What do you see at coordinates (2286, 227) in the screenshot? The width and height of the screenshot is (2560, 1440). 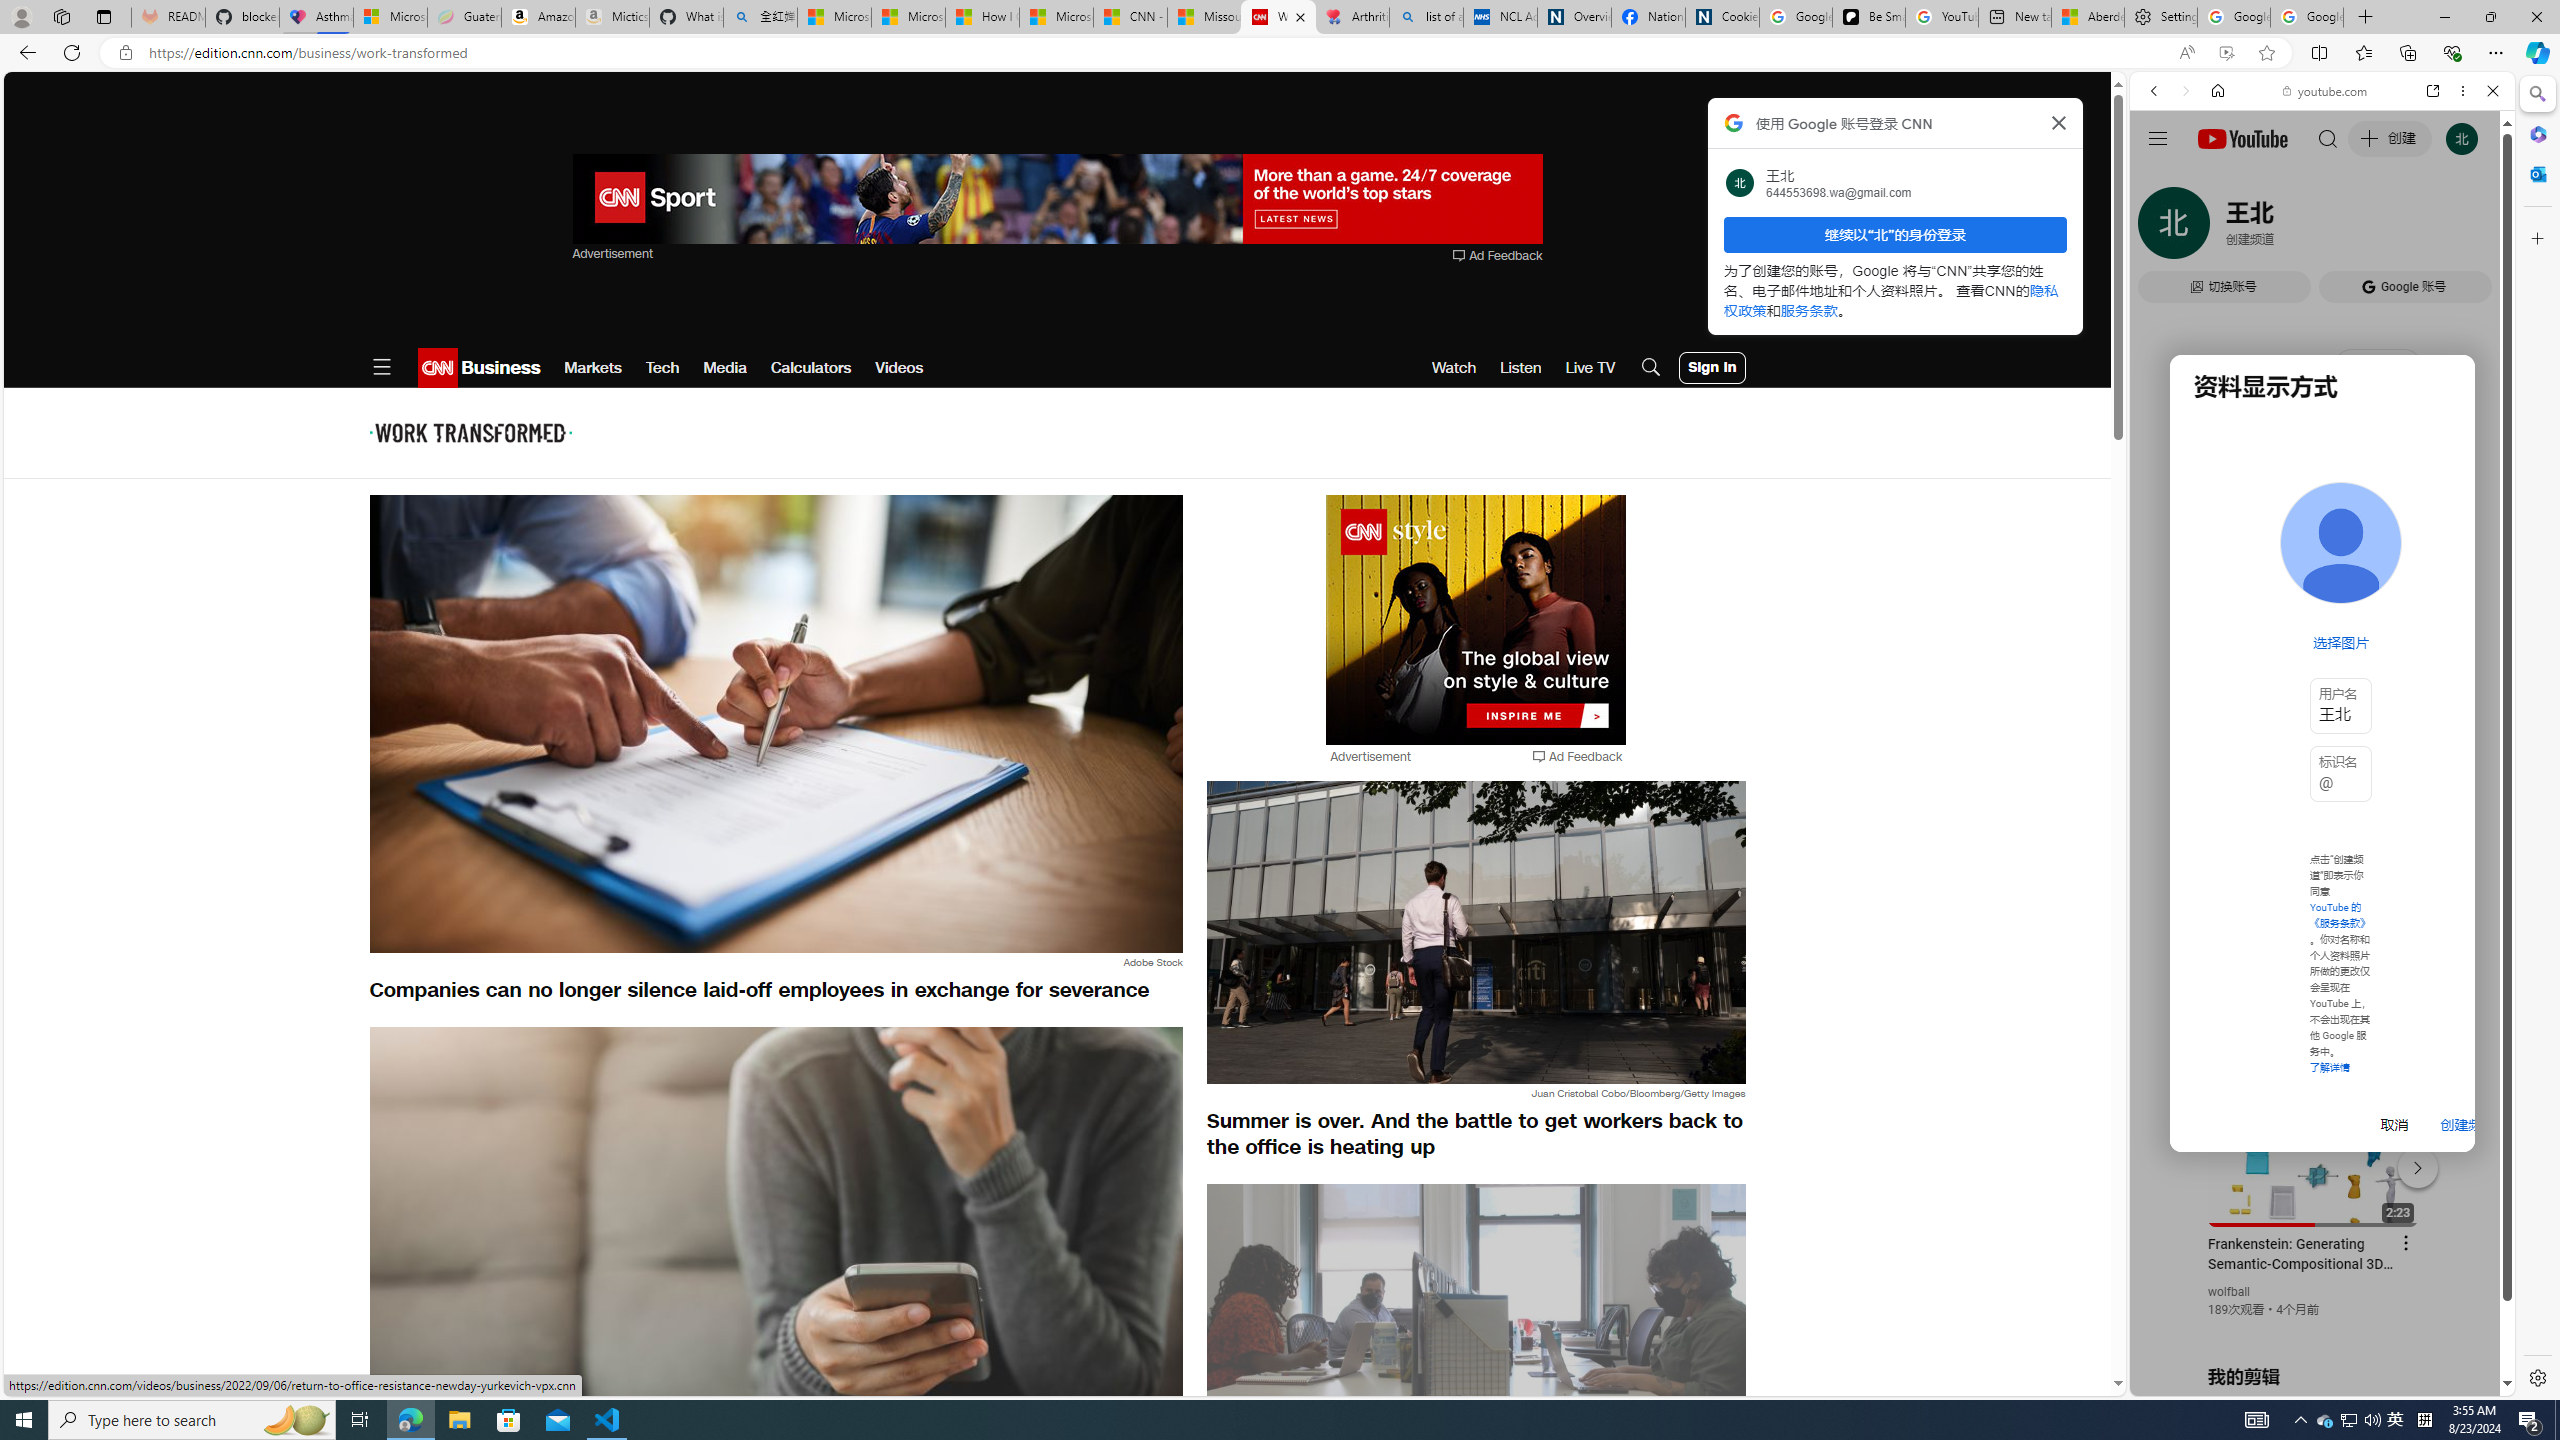 I see `'Search Filter, VIDEOS'` at bounding box center [2286, 227].